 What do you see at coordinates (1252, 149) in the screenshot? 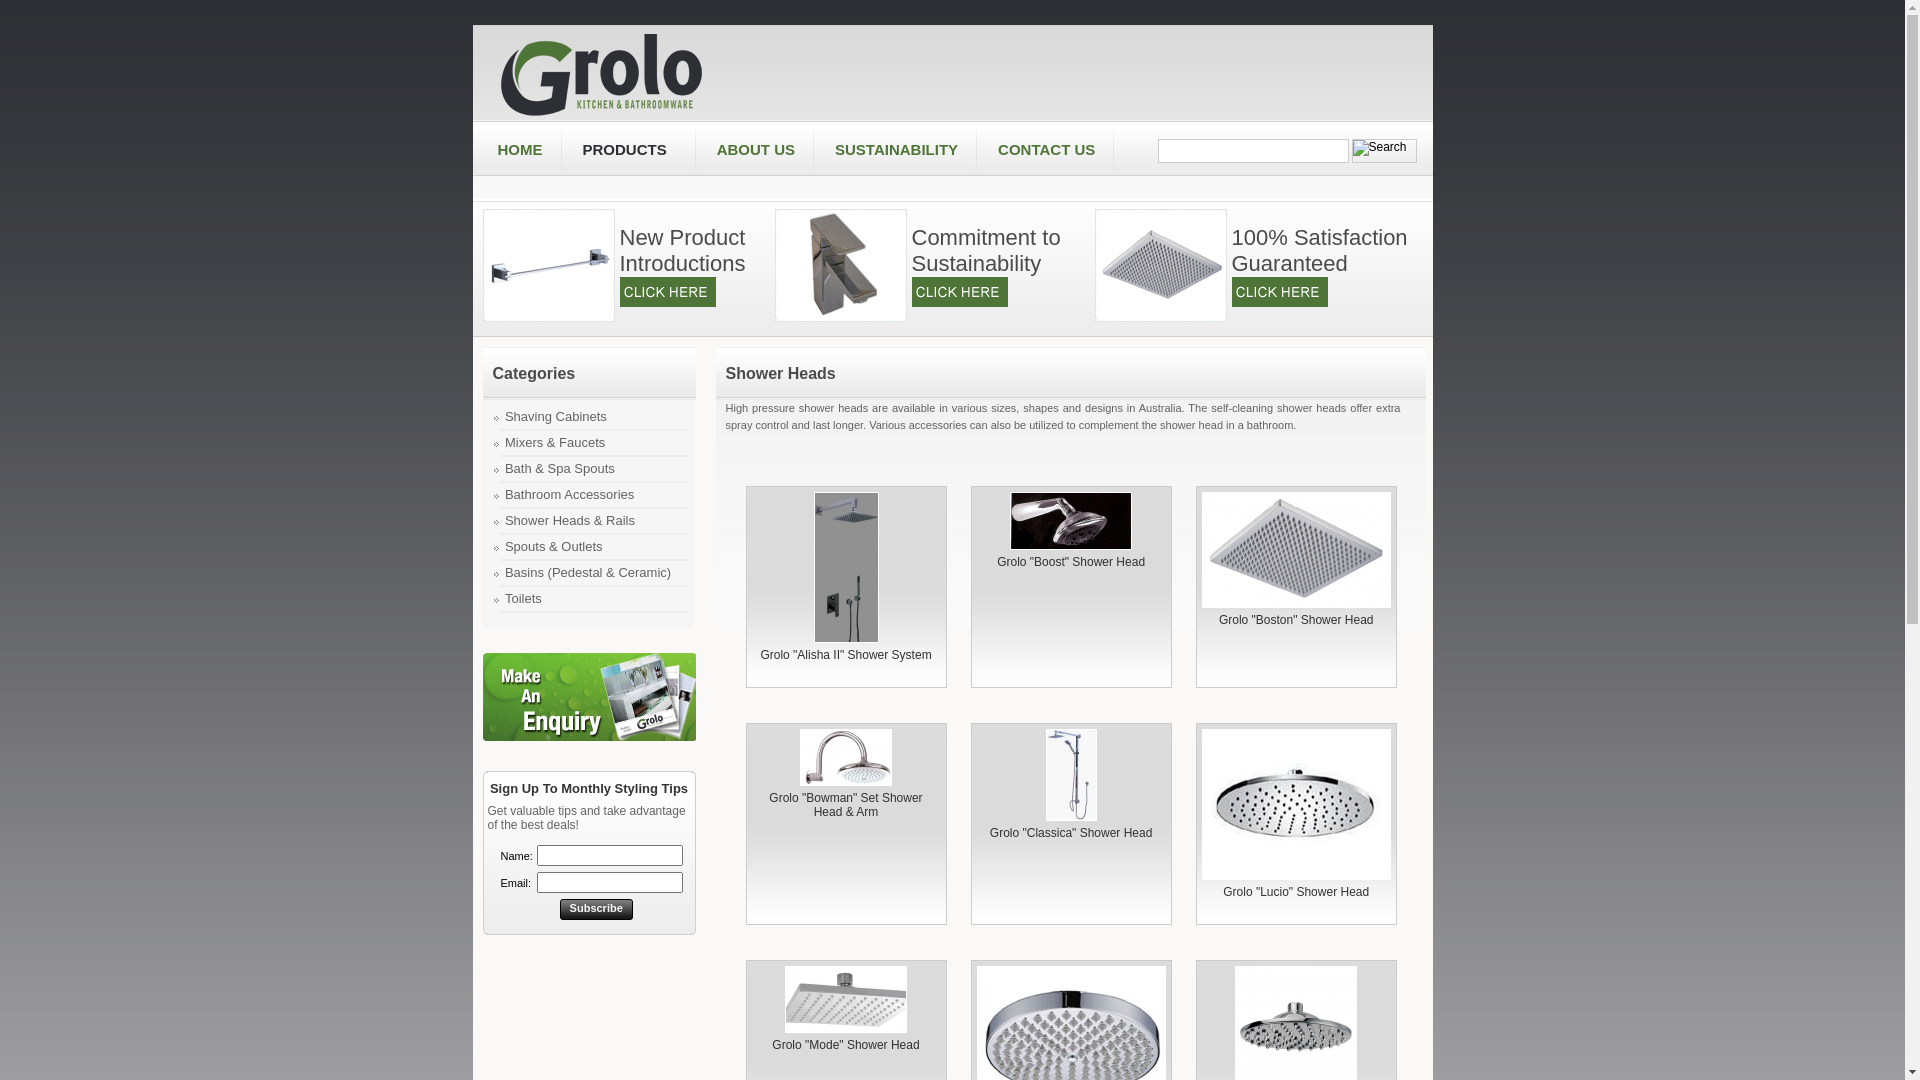
I see `'Search'` at bounding box center [1252, 149].